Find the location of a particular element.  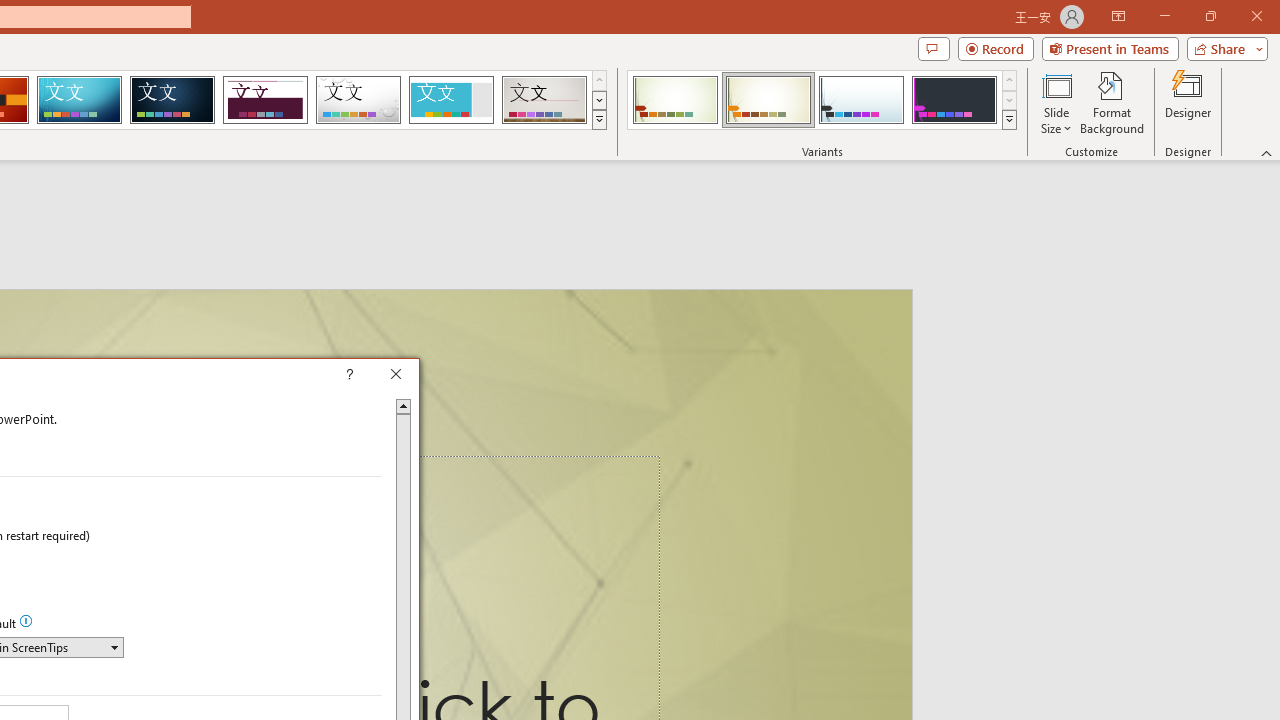

'Wisp Variant 3' is located at coordinates (861, 100).